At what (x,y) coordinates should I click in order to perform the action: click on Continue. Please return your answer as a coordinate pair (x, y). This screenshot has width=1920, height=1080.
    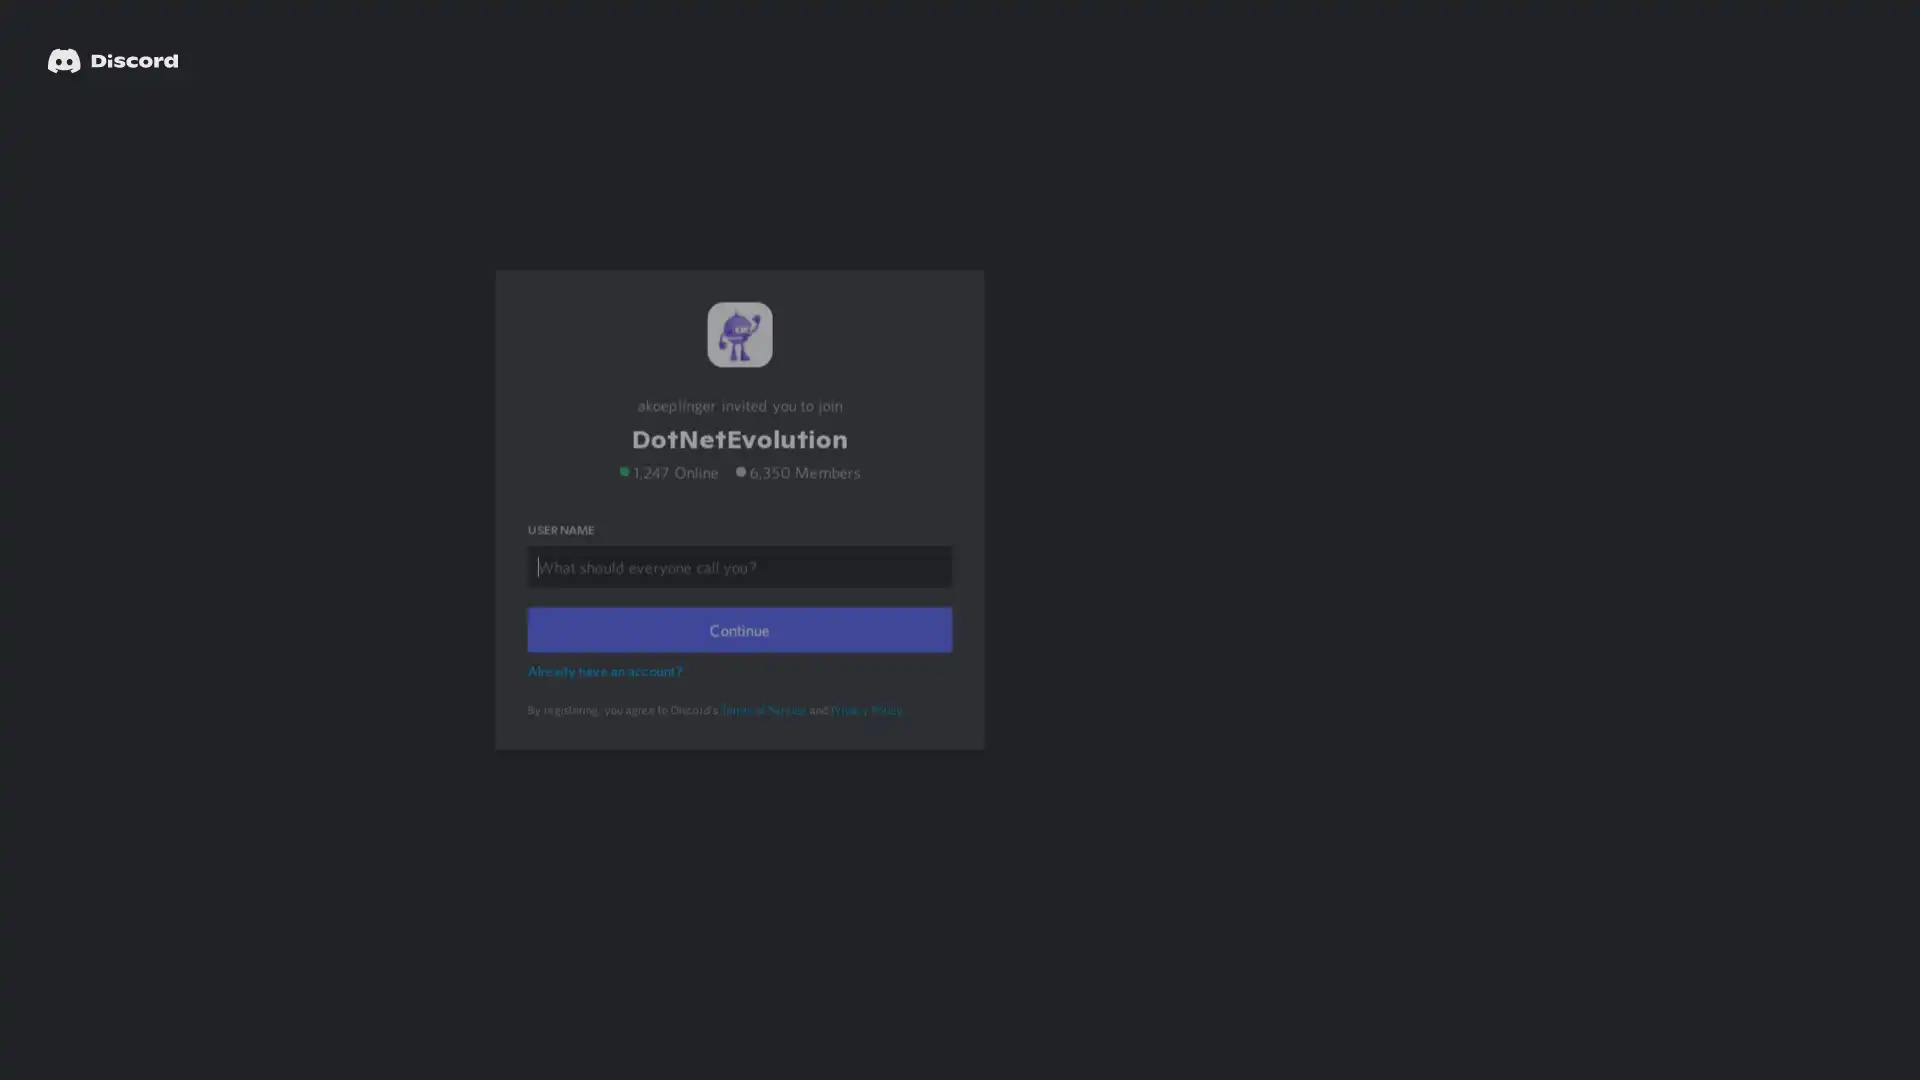
    Looking at the image, I should click on (738, 656).